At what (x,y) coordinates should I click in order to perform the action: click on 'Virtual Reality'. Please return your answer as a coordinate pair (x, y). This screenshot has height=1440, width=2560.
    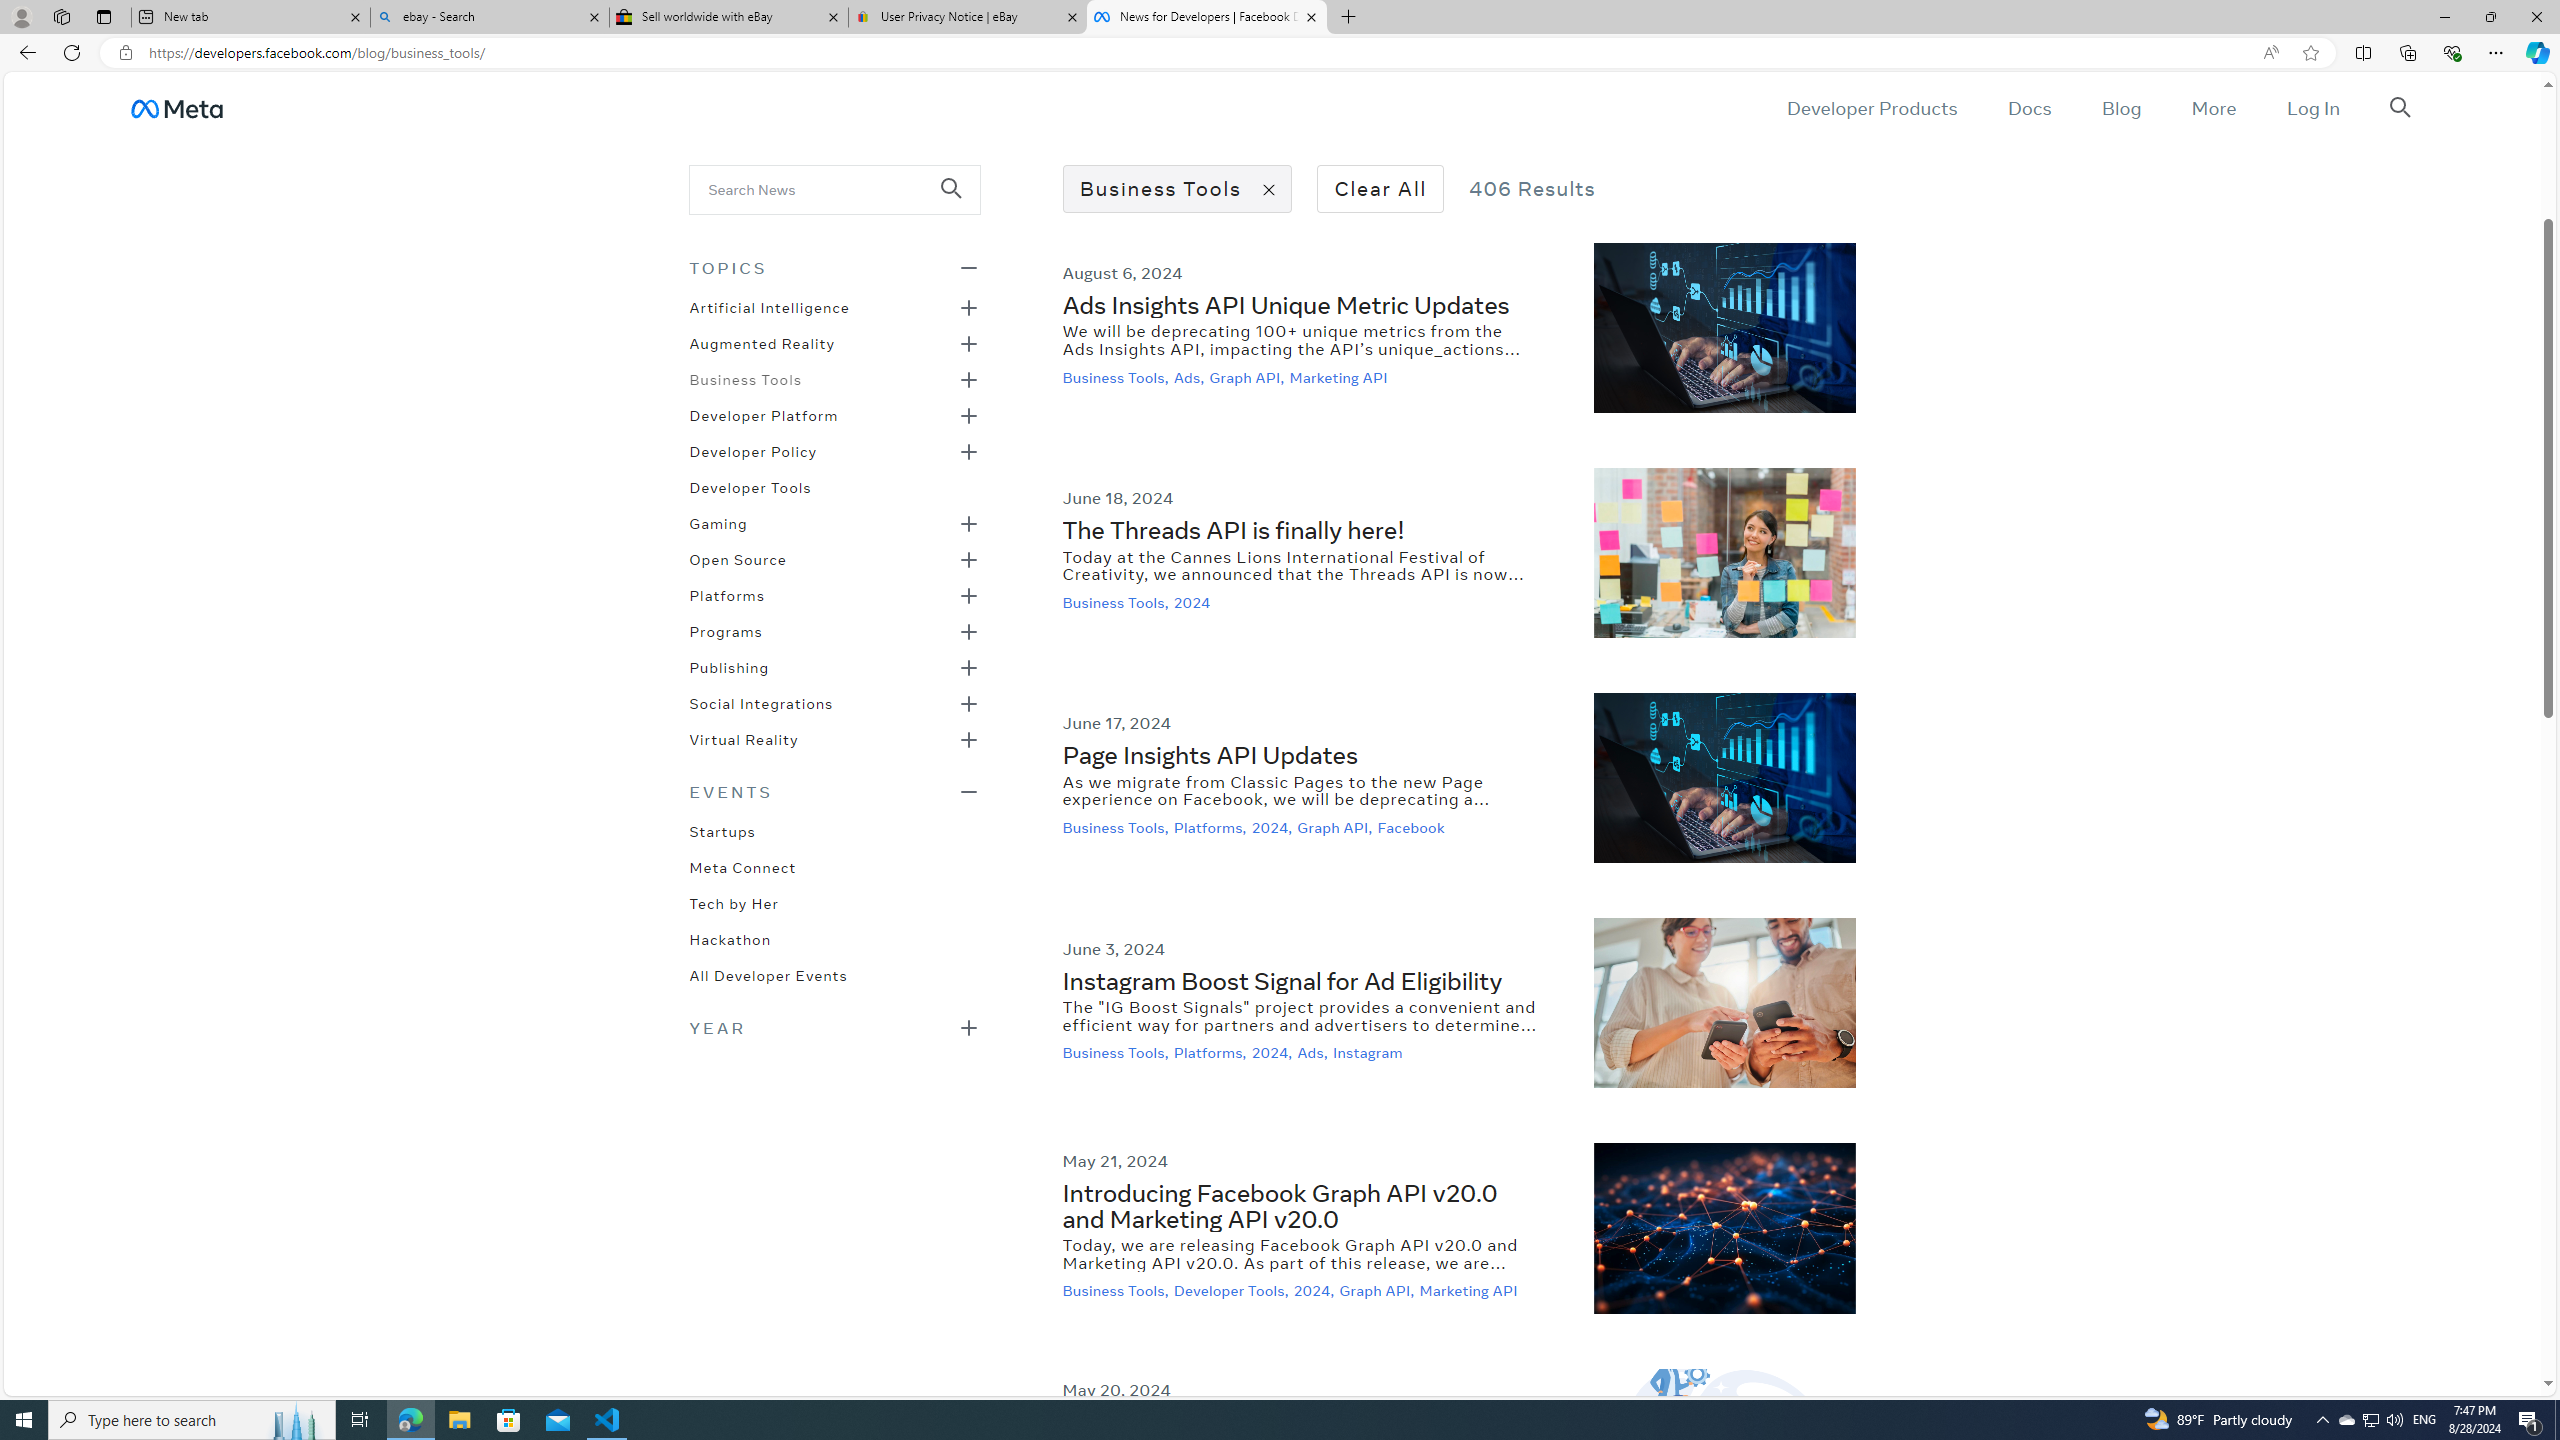
    Looking at the image, I should click on (742, 736).